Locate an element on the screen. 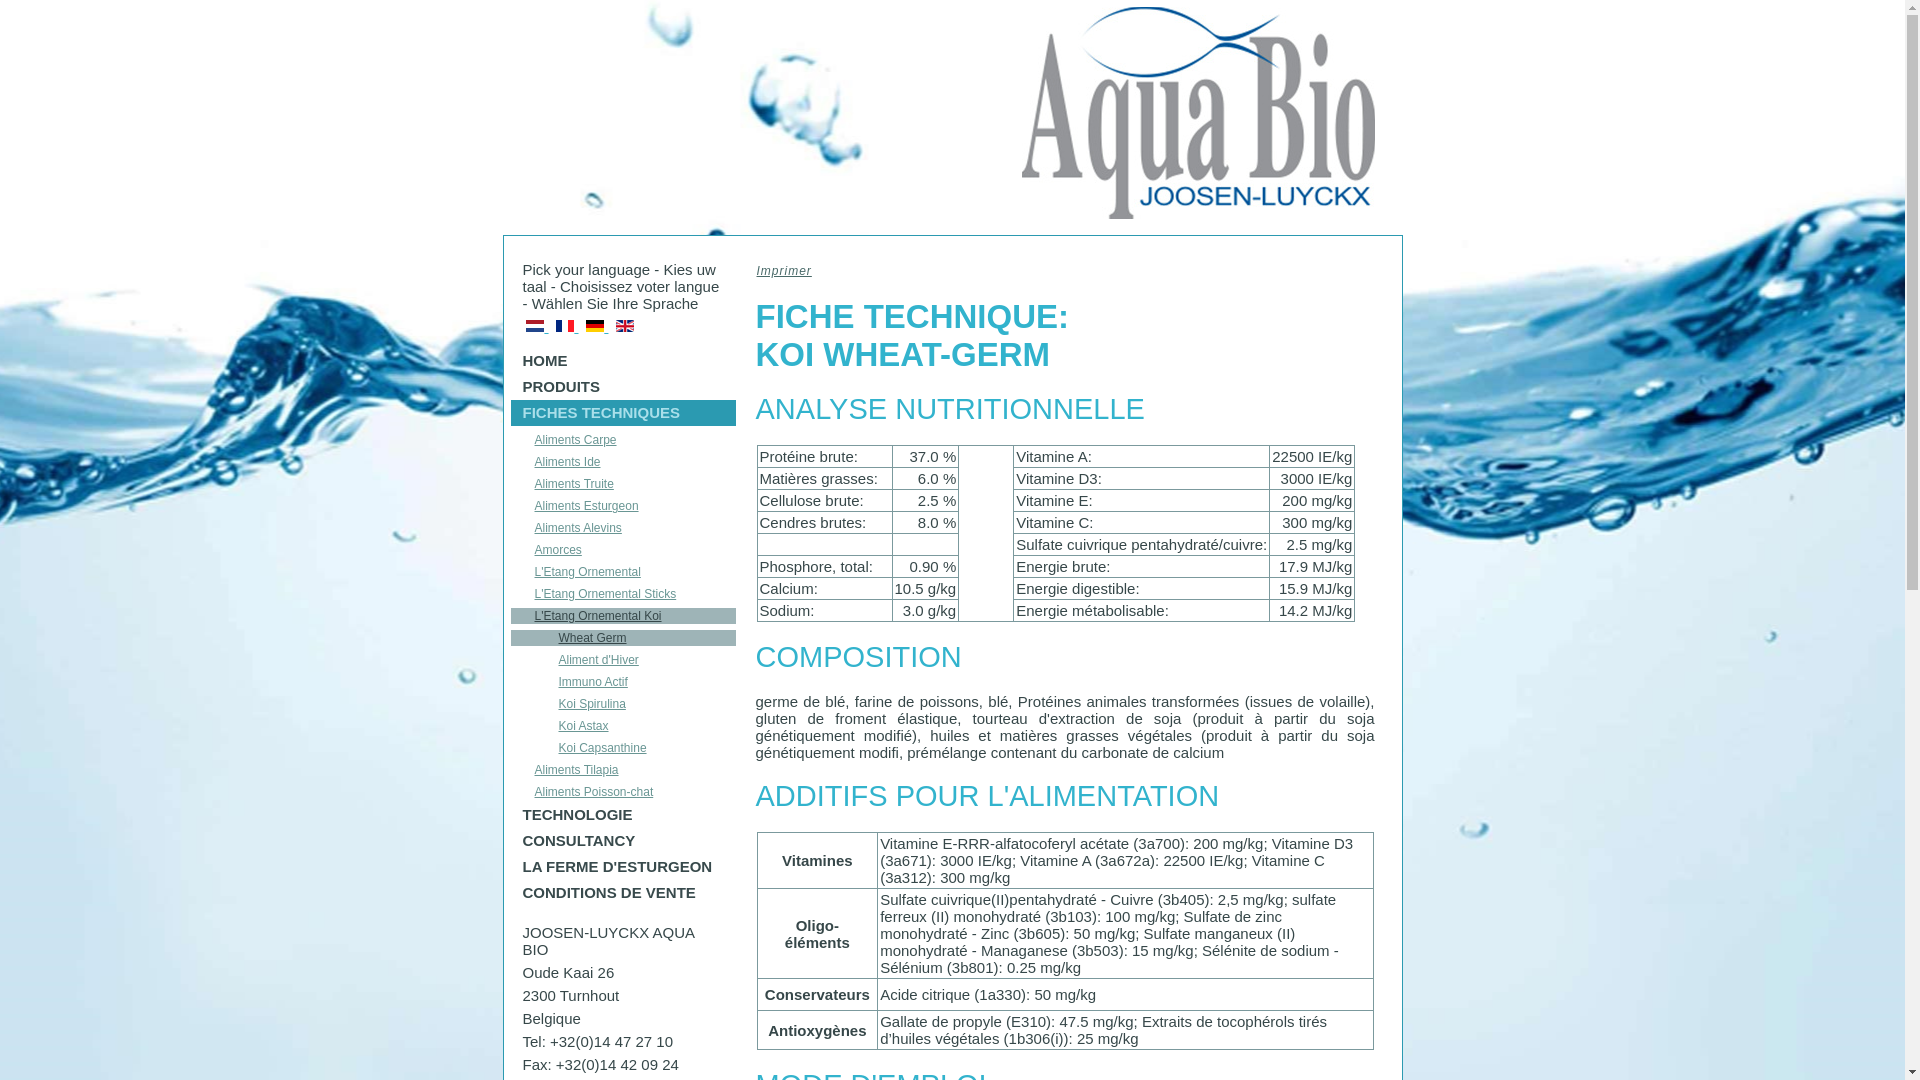 This screenshot has width=1920, height=1080. 'LA FERME D'ESTURGEON' is located at coordinates (621, 866).